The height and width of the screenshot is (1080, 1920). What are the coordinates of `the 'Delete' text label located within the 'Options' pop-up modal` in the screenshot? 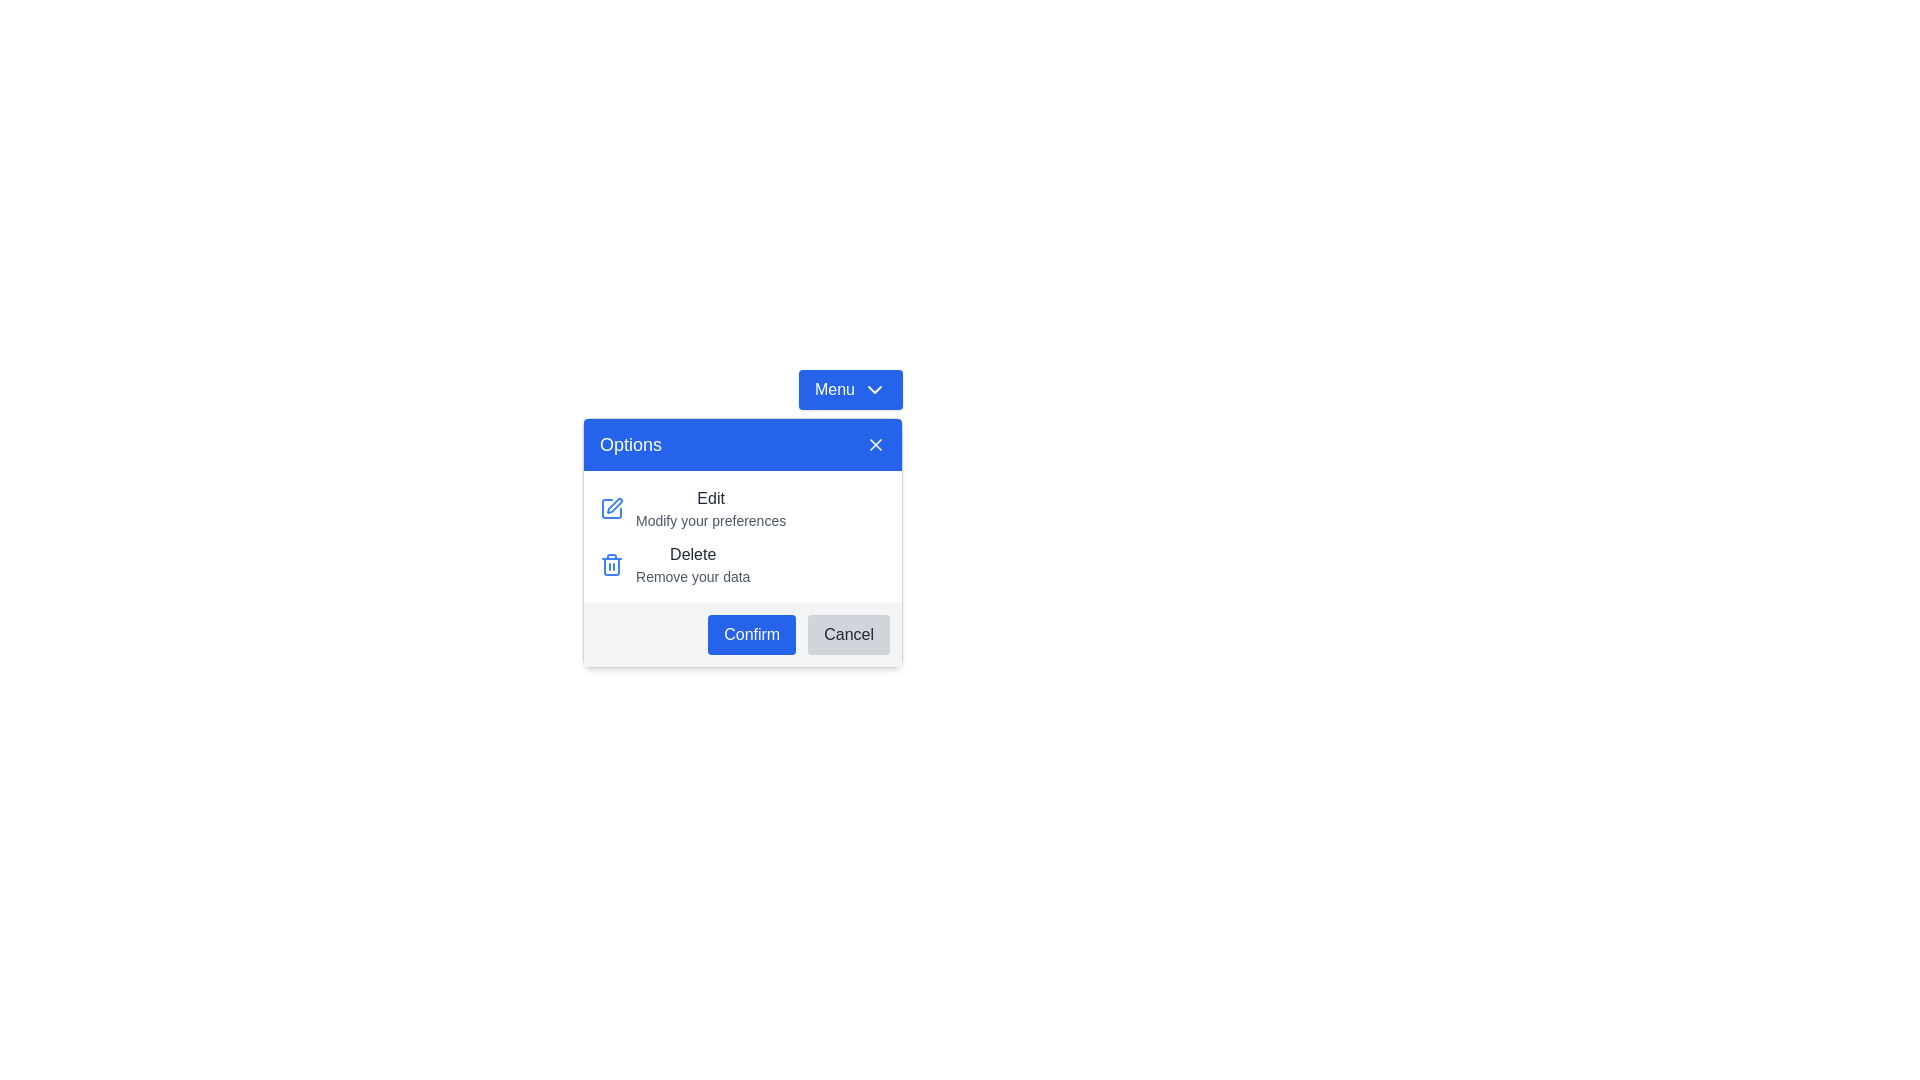 It's located at (693, 555).